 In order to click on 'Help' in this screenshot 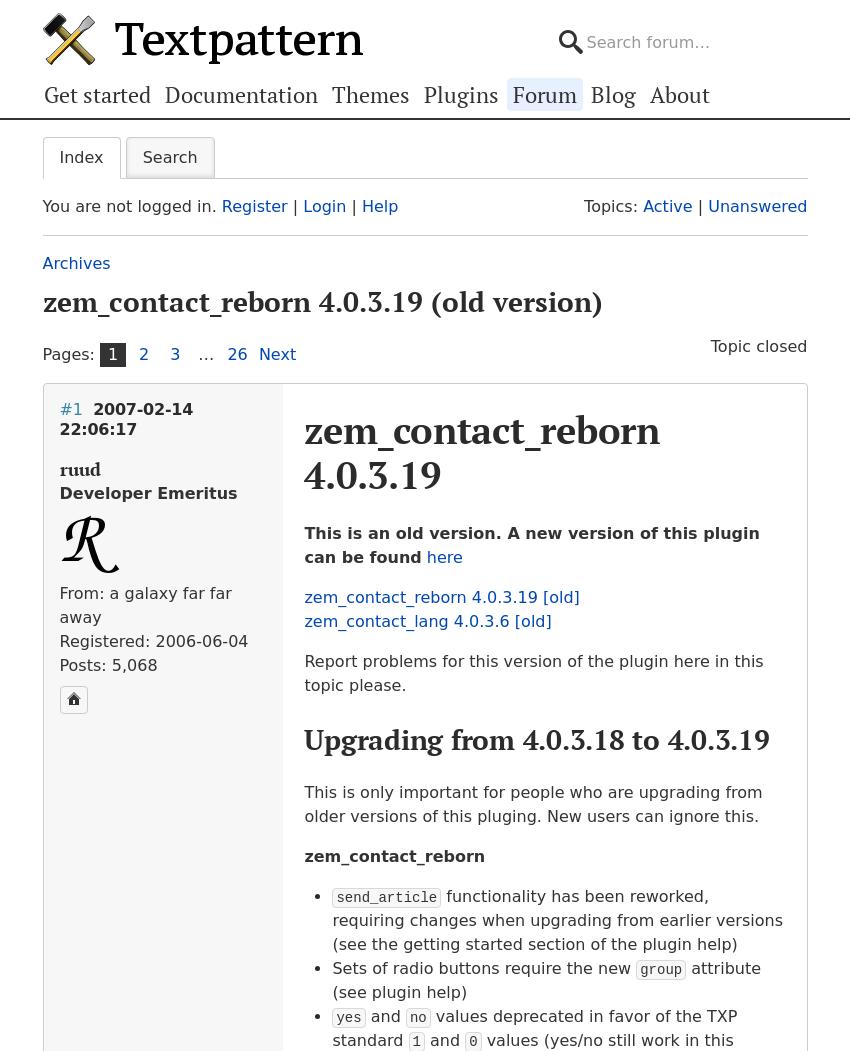, I will do `click(378, 205)`.